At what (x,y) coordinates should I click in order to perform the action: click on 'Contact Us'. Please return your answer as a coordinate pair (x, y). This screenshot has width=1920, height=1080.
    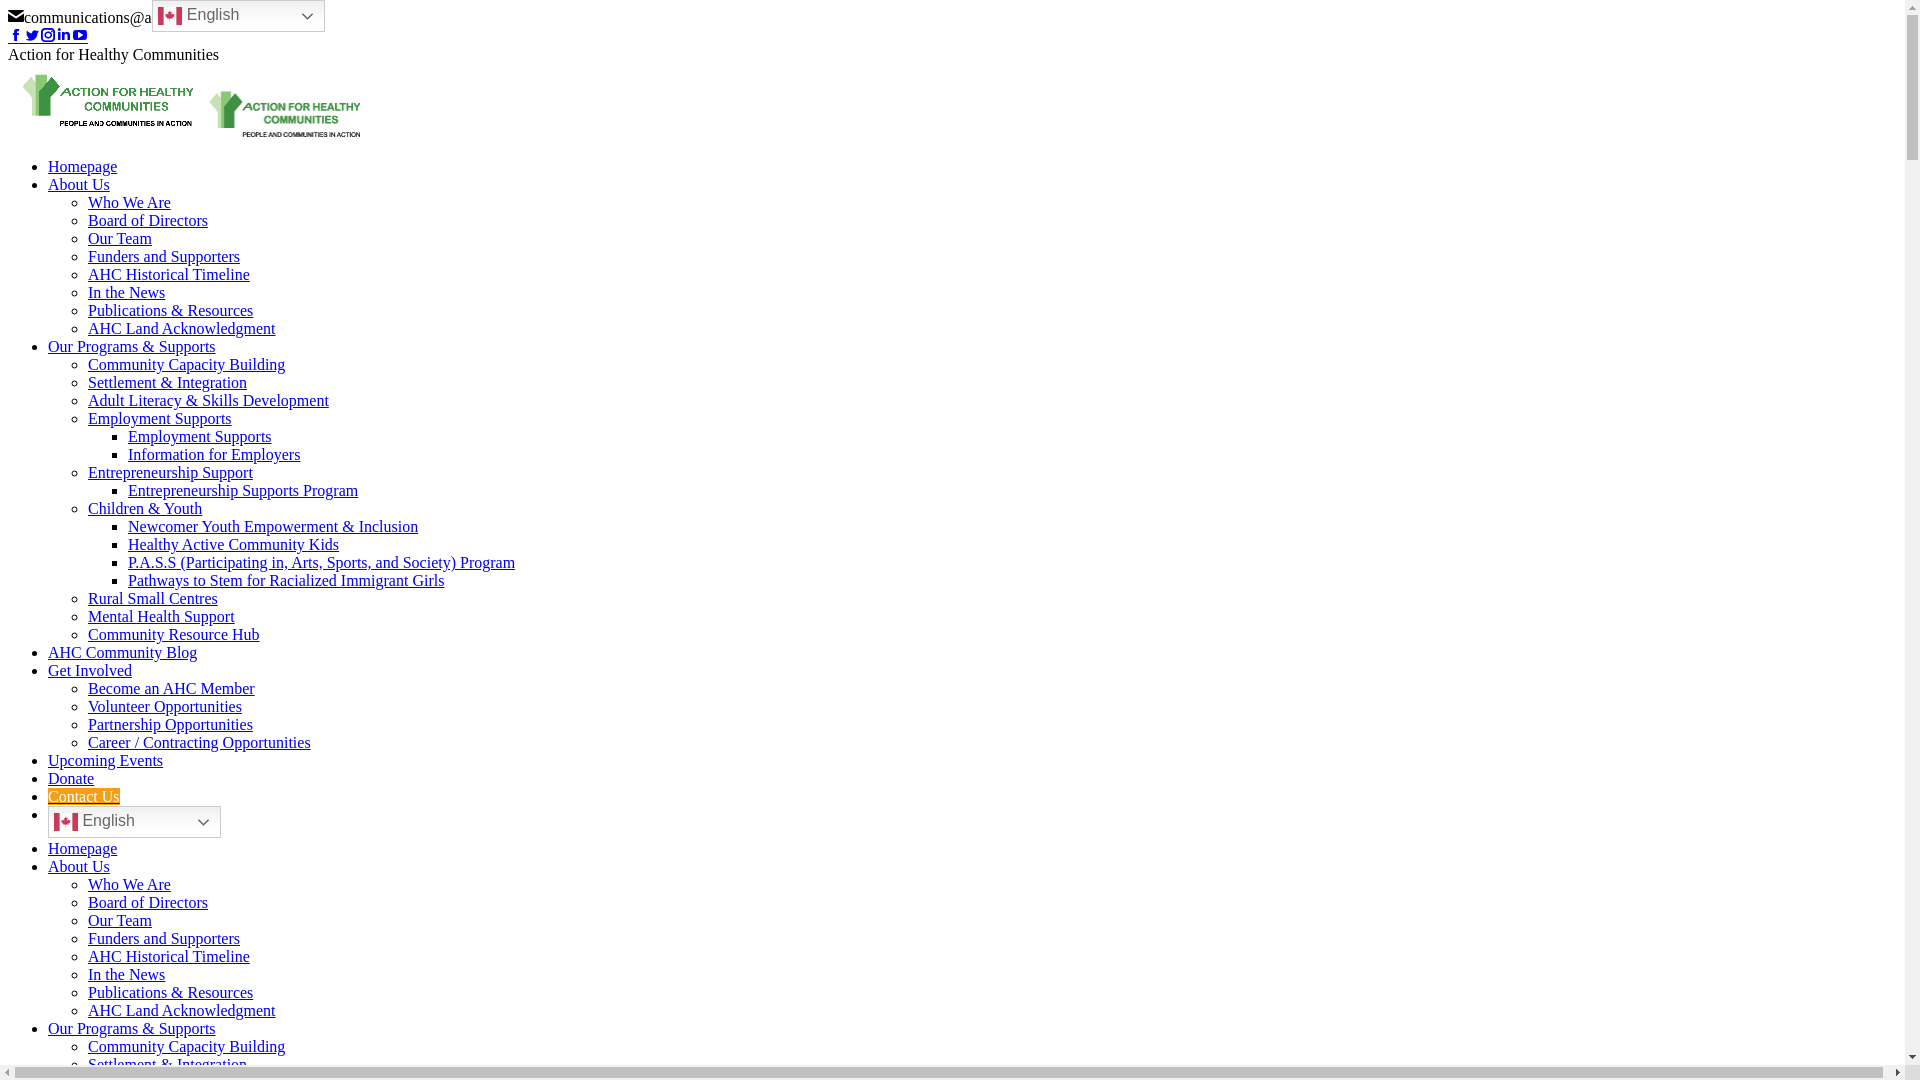
    Looking at the image, I should click on (82, 795).